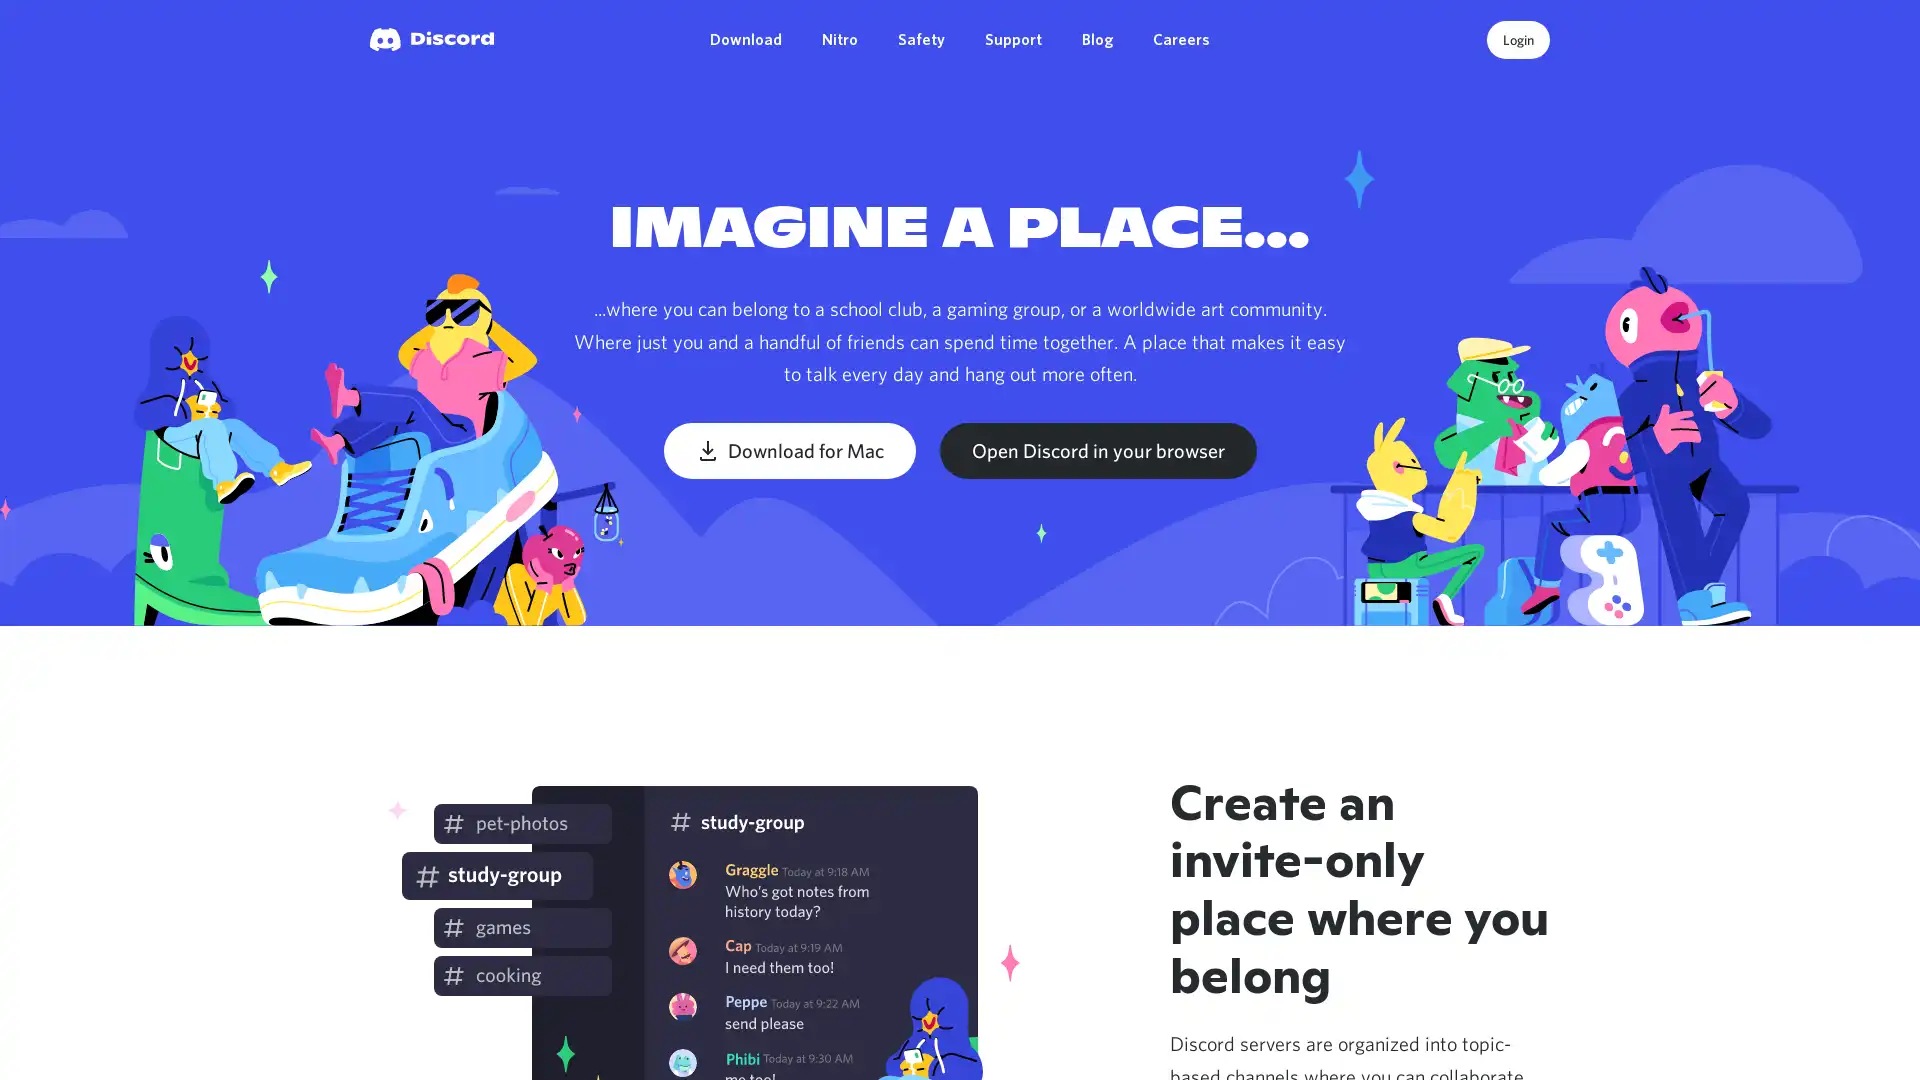 This screenshot has height=1080, width=1920. I want to click on Open Discord in your browser, so click(1096, 450).